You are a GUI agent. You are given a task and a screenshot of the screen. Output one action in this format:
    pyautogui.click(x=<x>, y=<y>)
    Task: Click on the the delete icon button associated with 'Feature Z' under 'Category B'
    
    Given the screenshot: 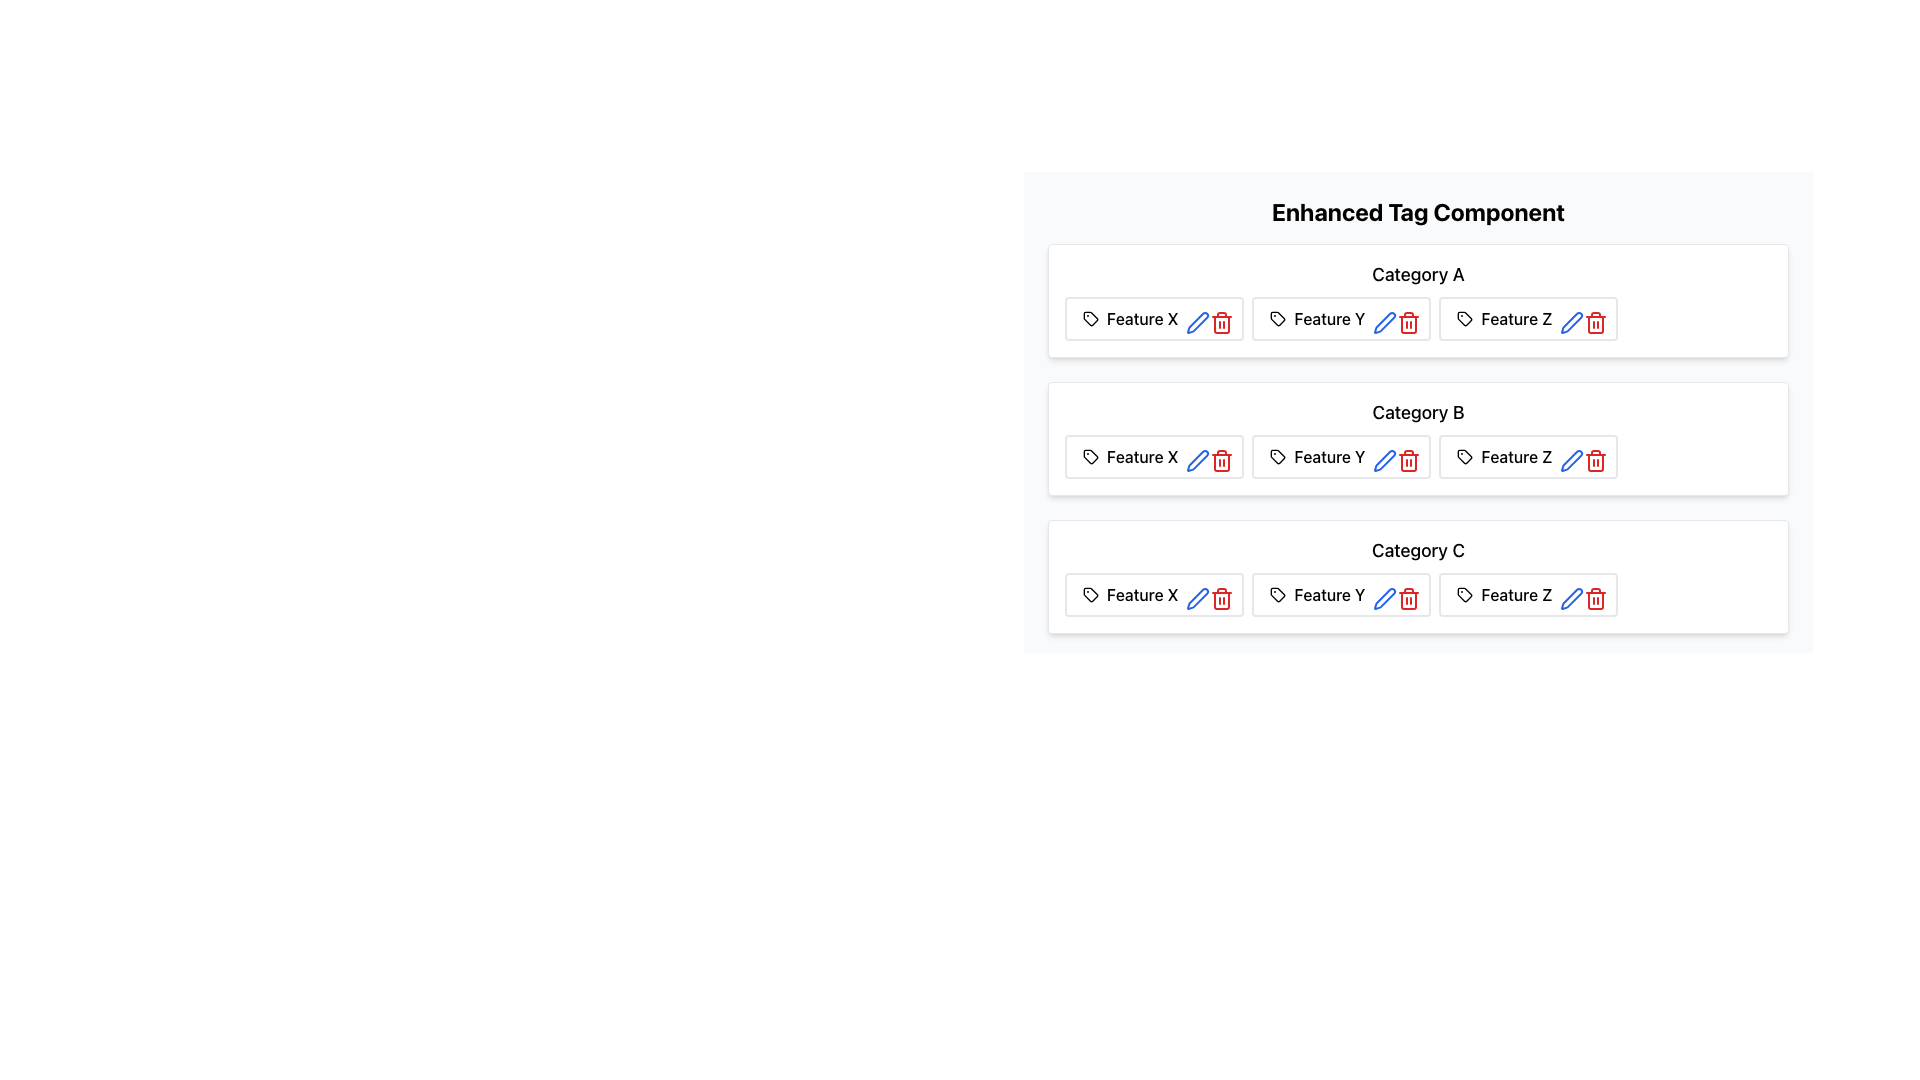 What is the action you would take?
    pyautogui.click(x=1595, y=461)
    